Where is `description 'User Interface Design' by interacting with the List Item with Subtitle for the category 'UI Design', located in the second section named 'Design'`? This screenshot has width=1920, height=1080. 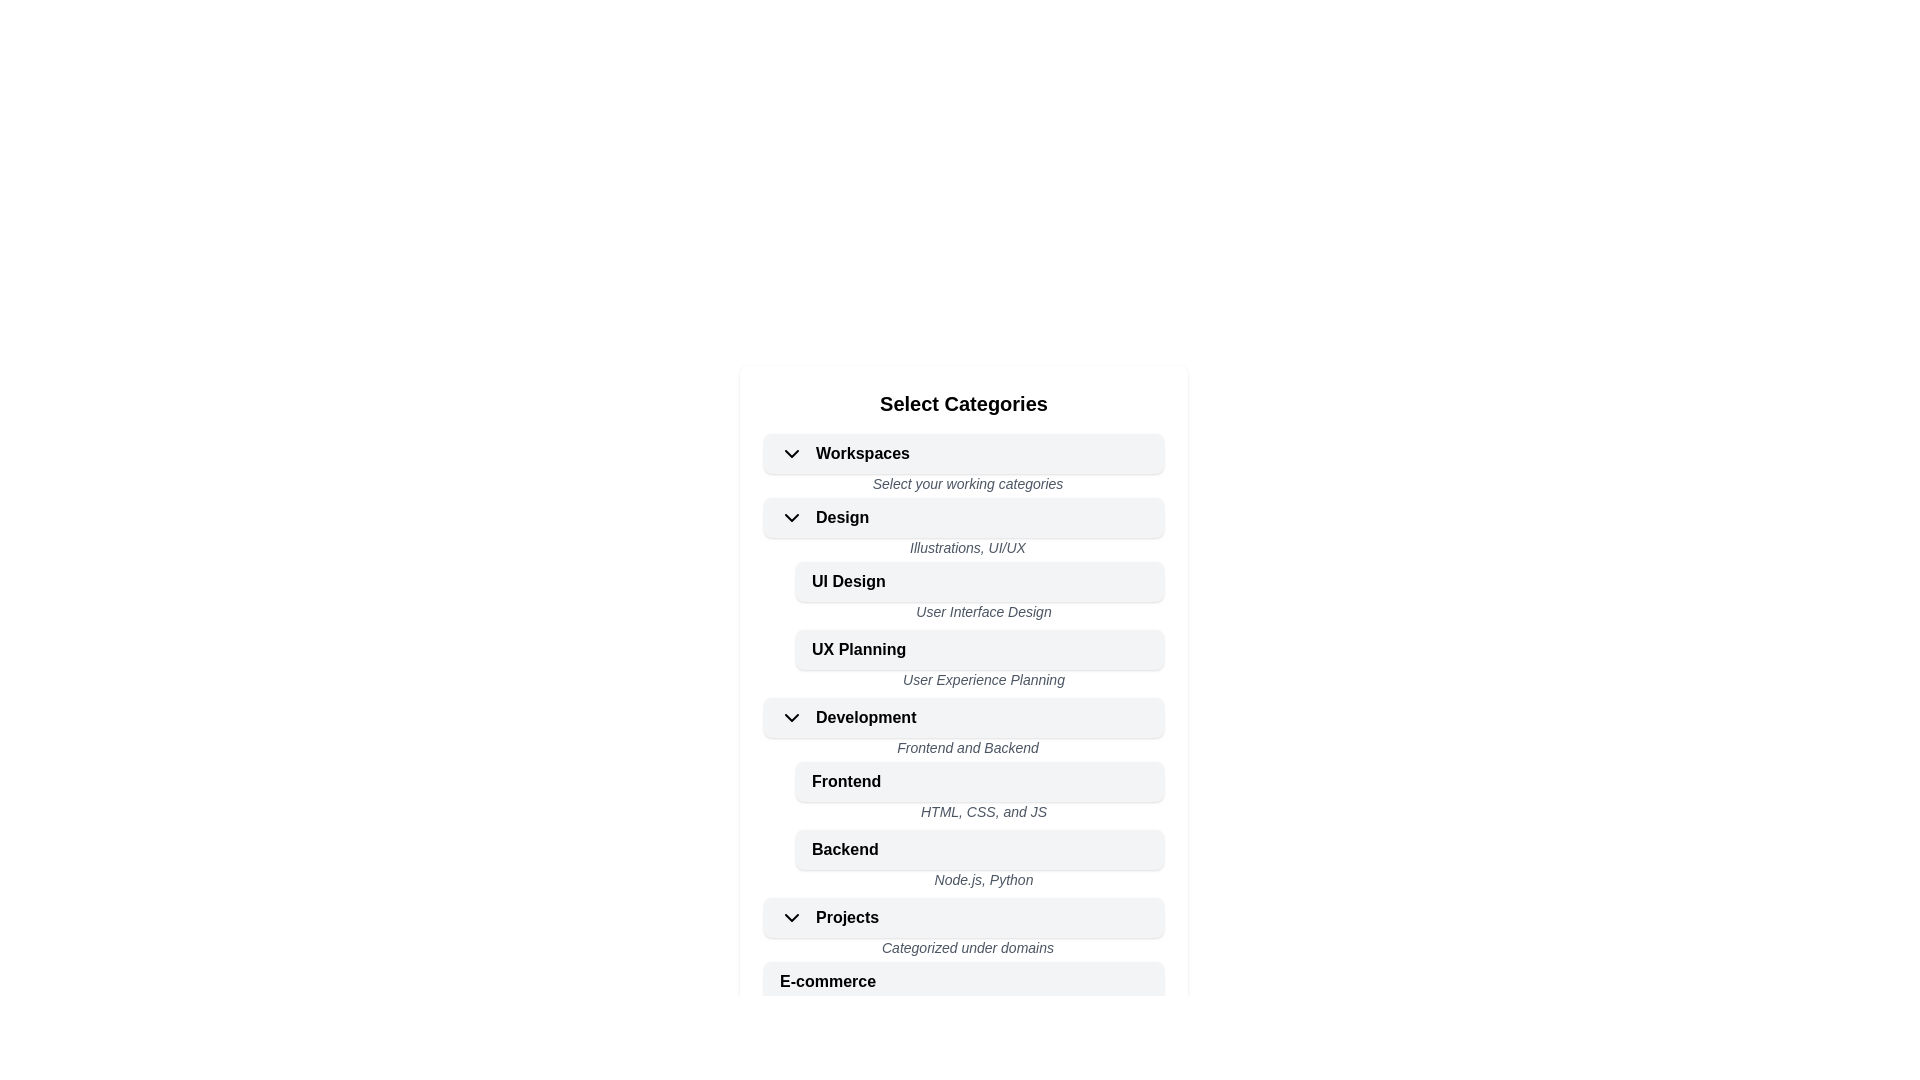 description 'User Interface Design' by interacting with the List Item with Subtitle for the category 'UI Design', located in the second section named 'Design' is located at coordinates (964, 595).